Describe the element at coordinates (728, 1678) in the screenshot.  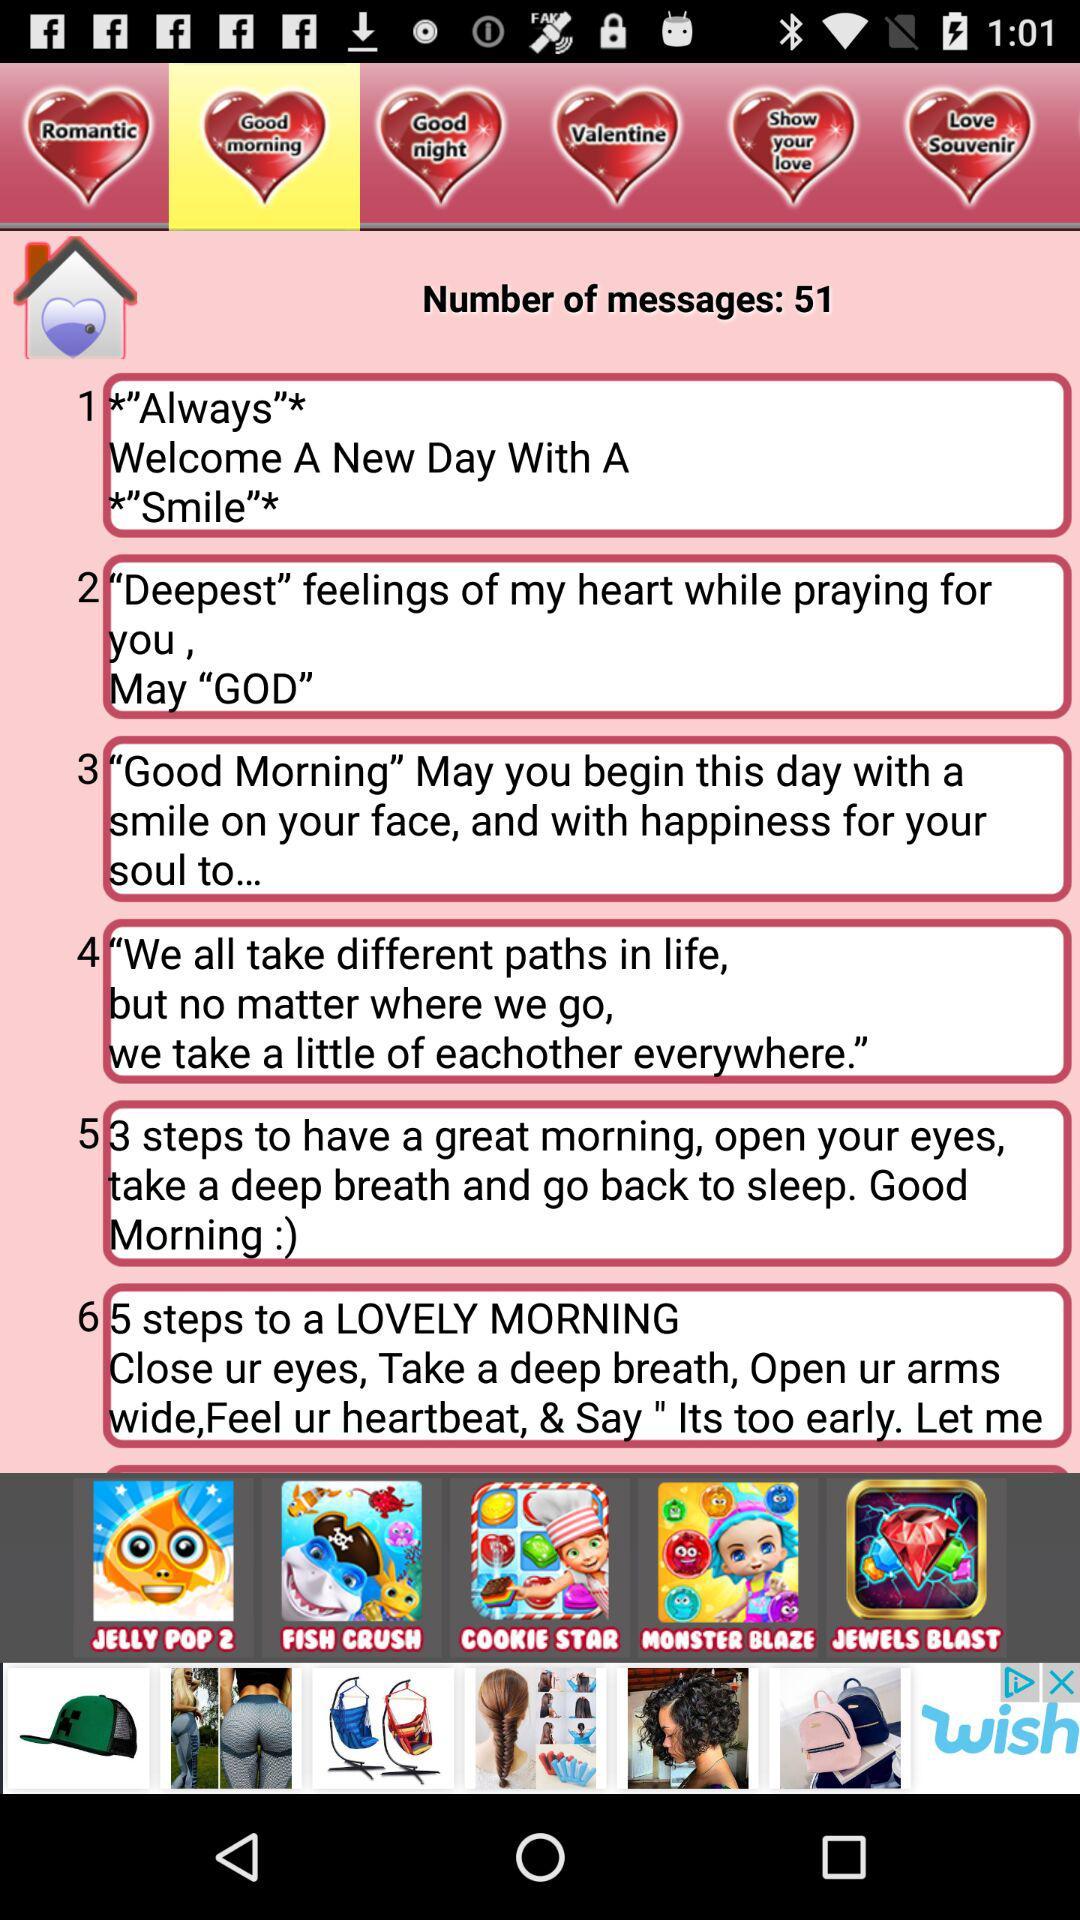
I see `the avatar icon` at that location.